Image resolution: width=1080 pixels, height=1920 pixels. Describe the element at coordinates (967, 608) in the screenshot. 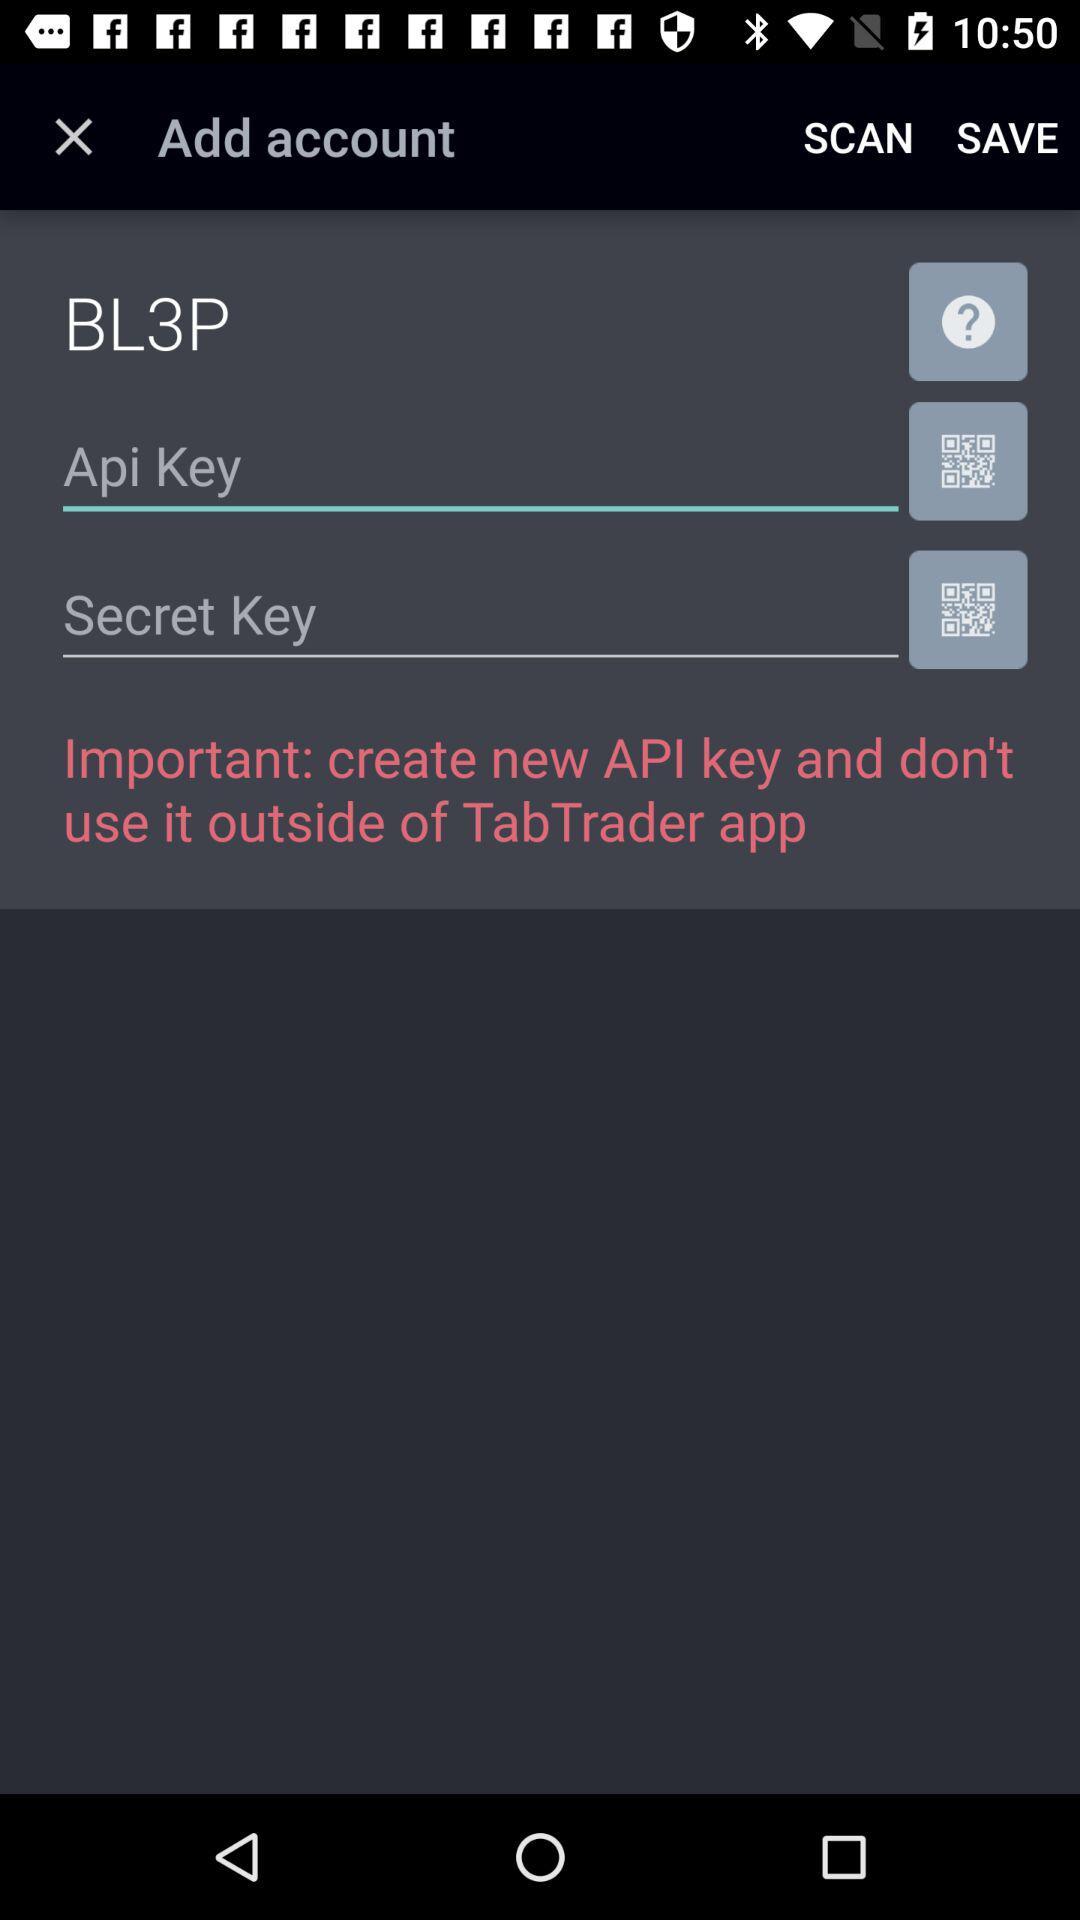

I see `the icon above the important create new item` at that location.